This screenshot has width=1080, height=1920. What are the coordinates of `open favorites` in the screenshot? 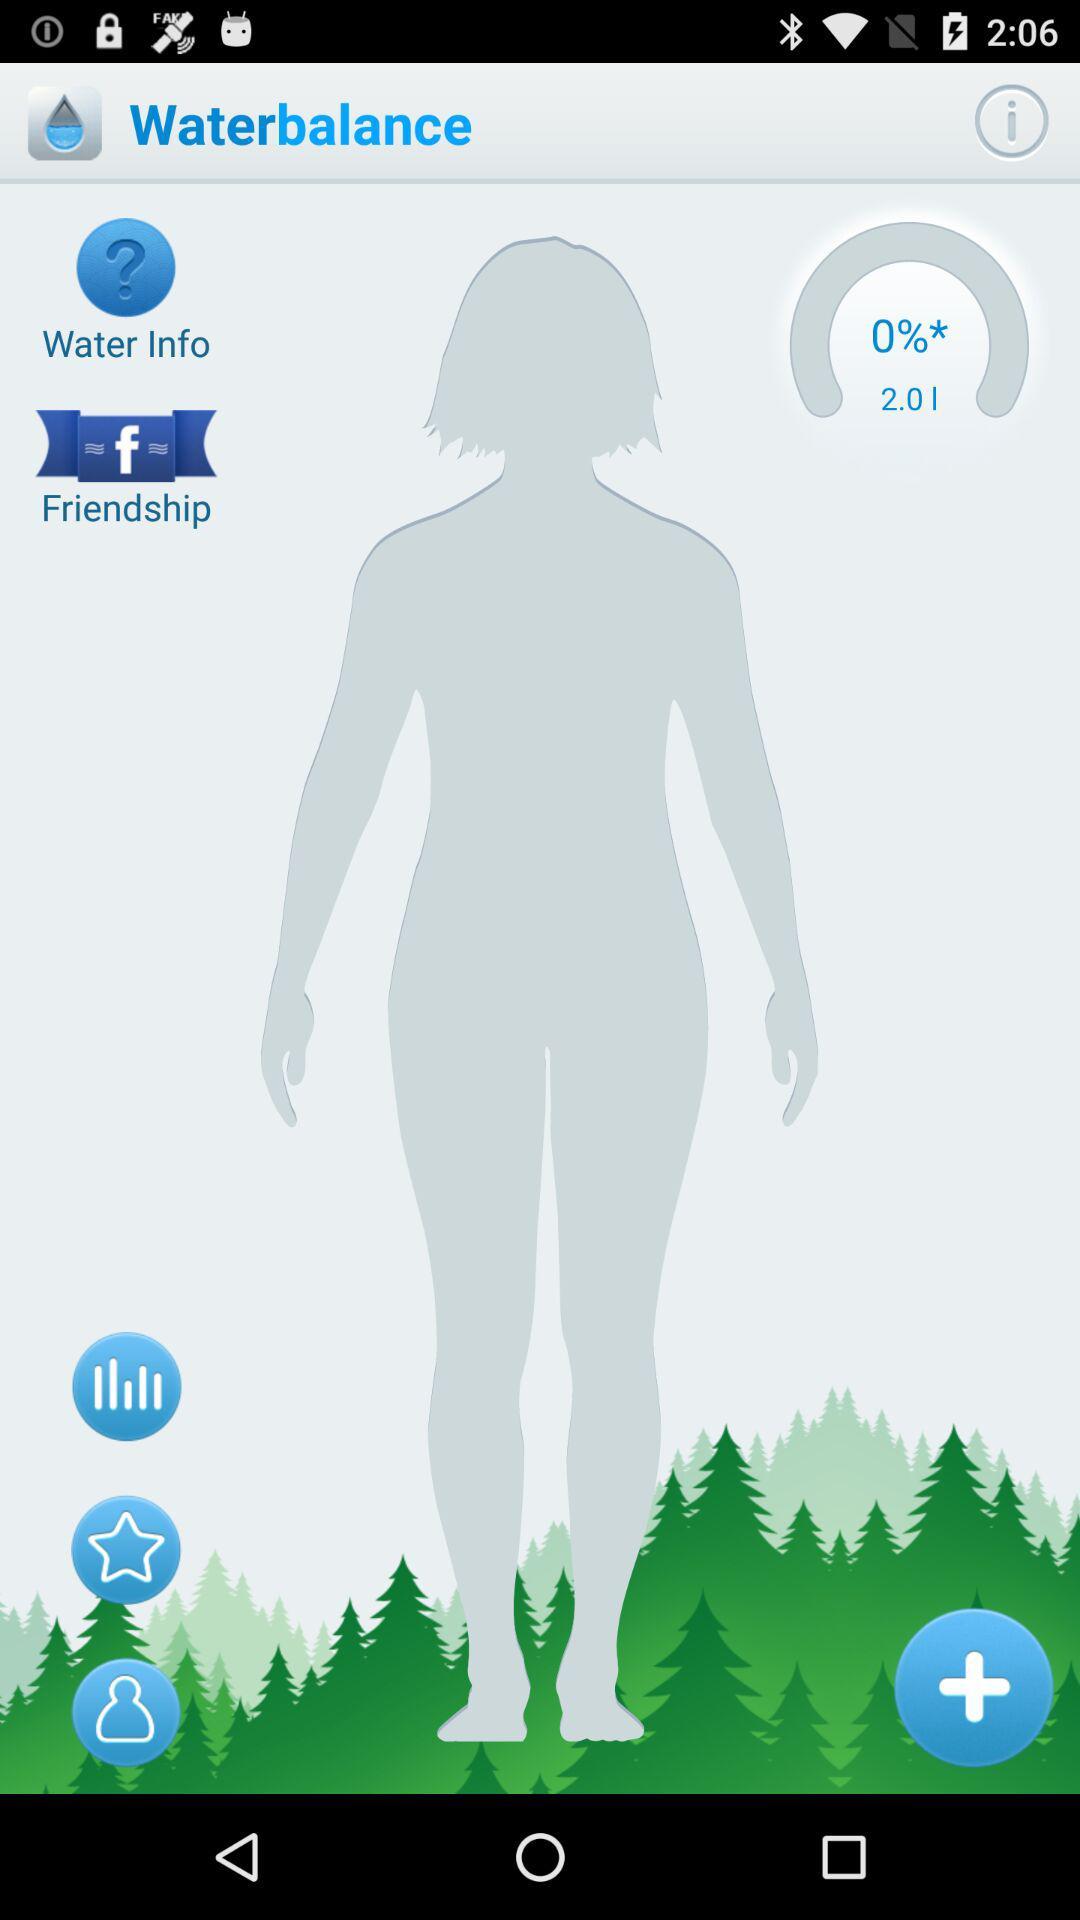 It's located at (126, 1548).